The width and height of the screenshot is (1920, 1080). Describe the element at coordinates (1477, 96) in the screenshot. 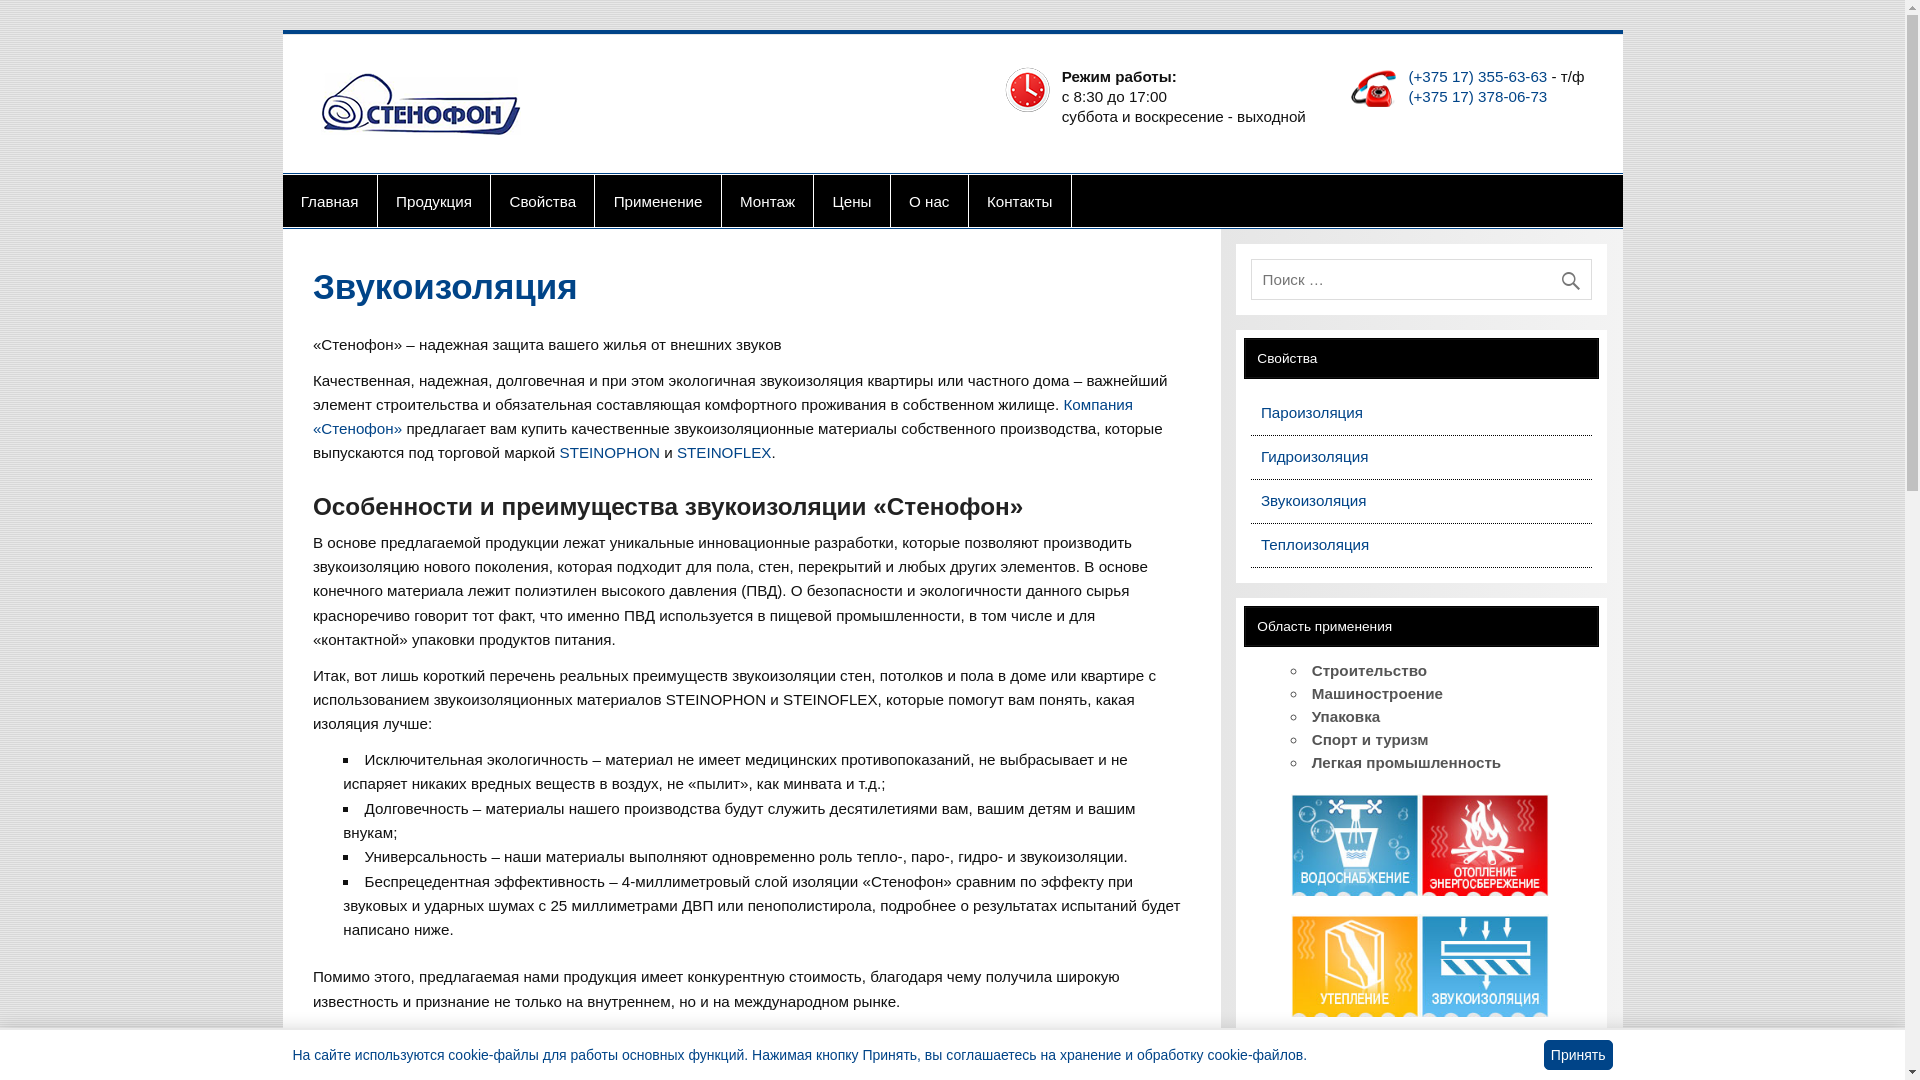

I see `'(+375 17) 378-06-73'` at that location.